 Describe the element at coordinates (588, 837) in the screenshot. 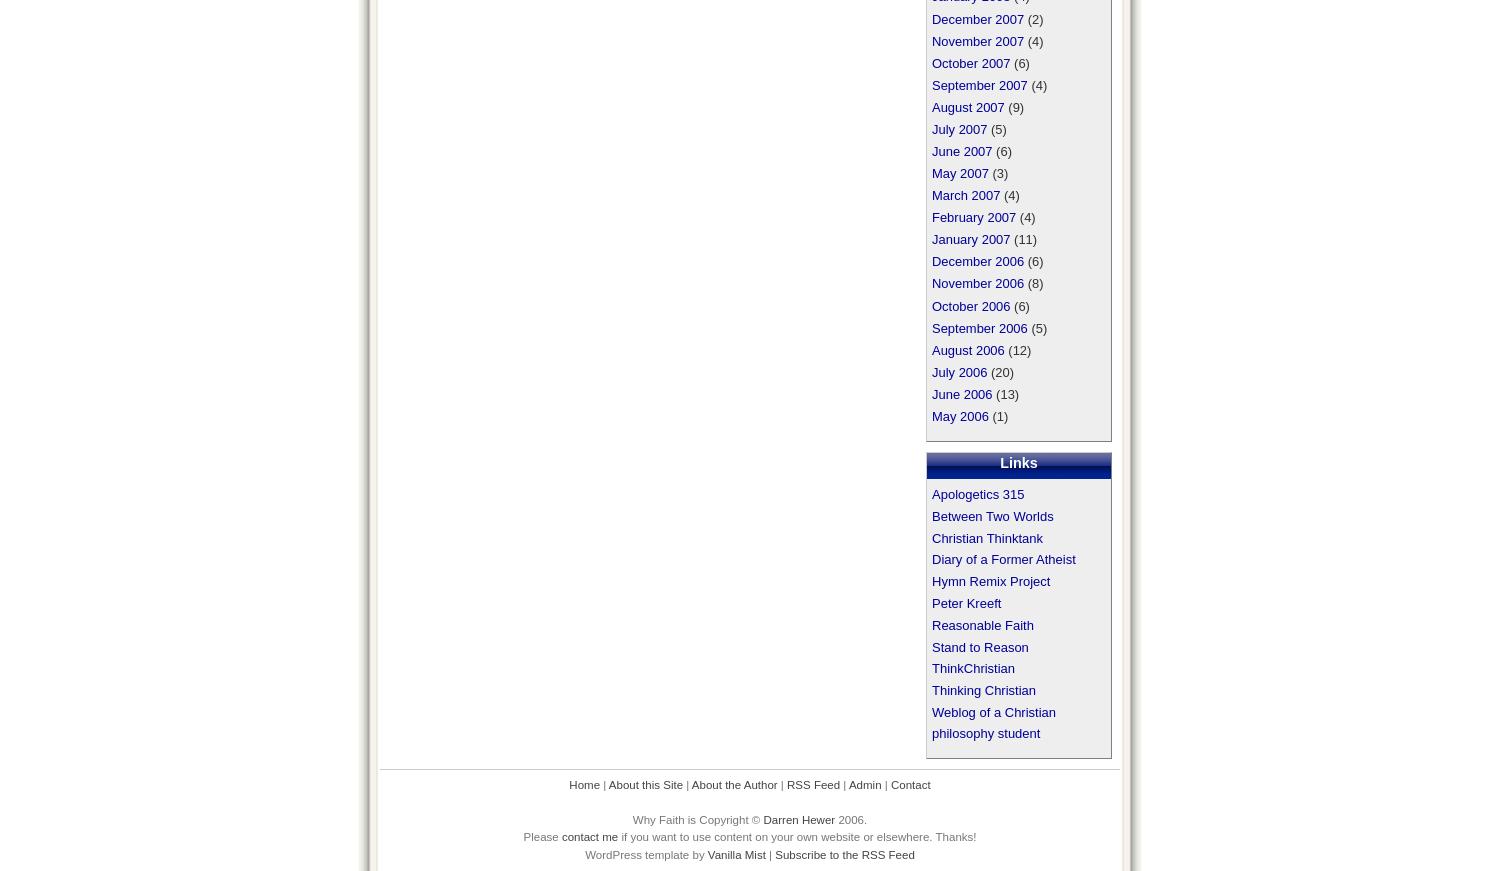

I see `'contact me'` at that location.